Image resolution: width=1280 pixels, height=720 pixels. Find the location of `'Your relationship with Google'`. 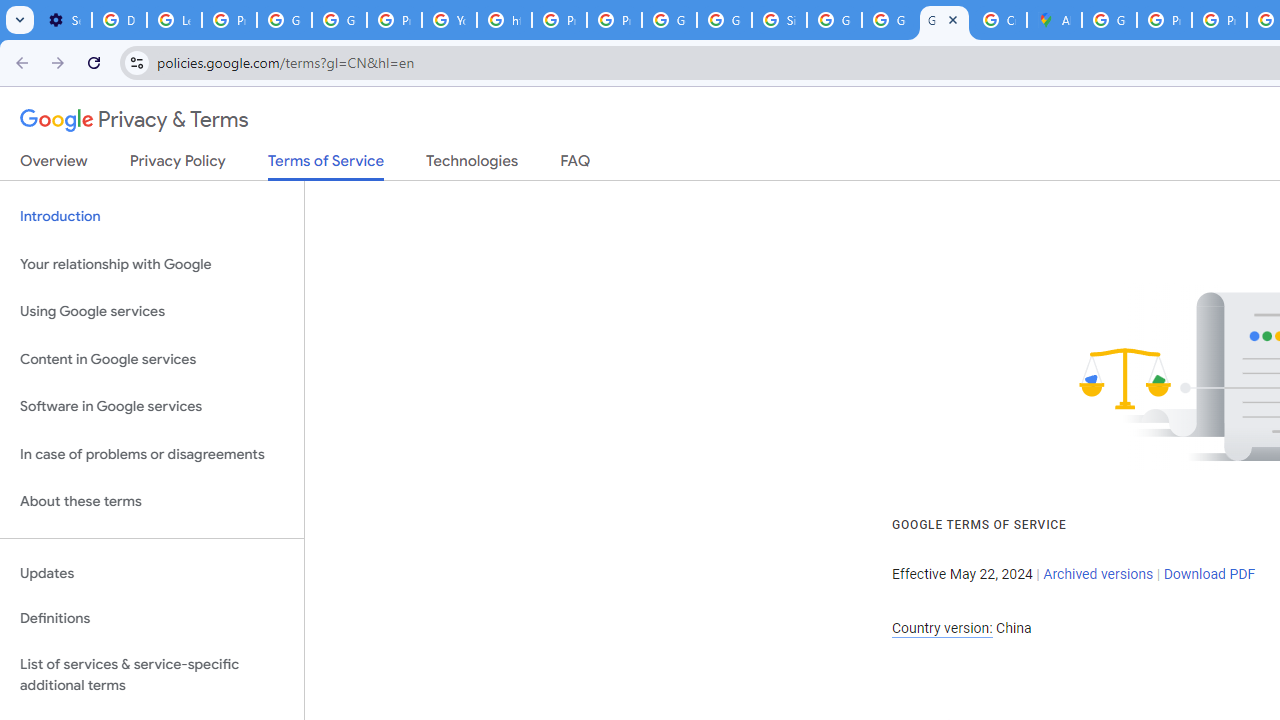

'Your relationship with Google' is located at coordinates (151, 263).